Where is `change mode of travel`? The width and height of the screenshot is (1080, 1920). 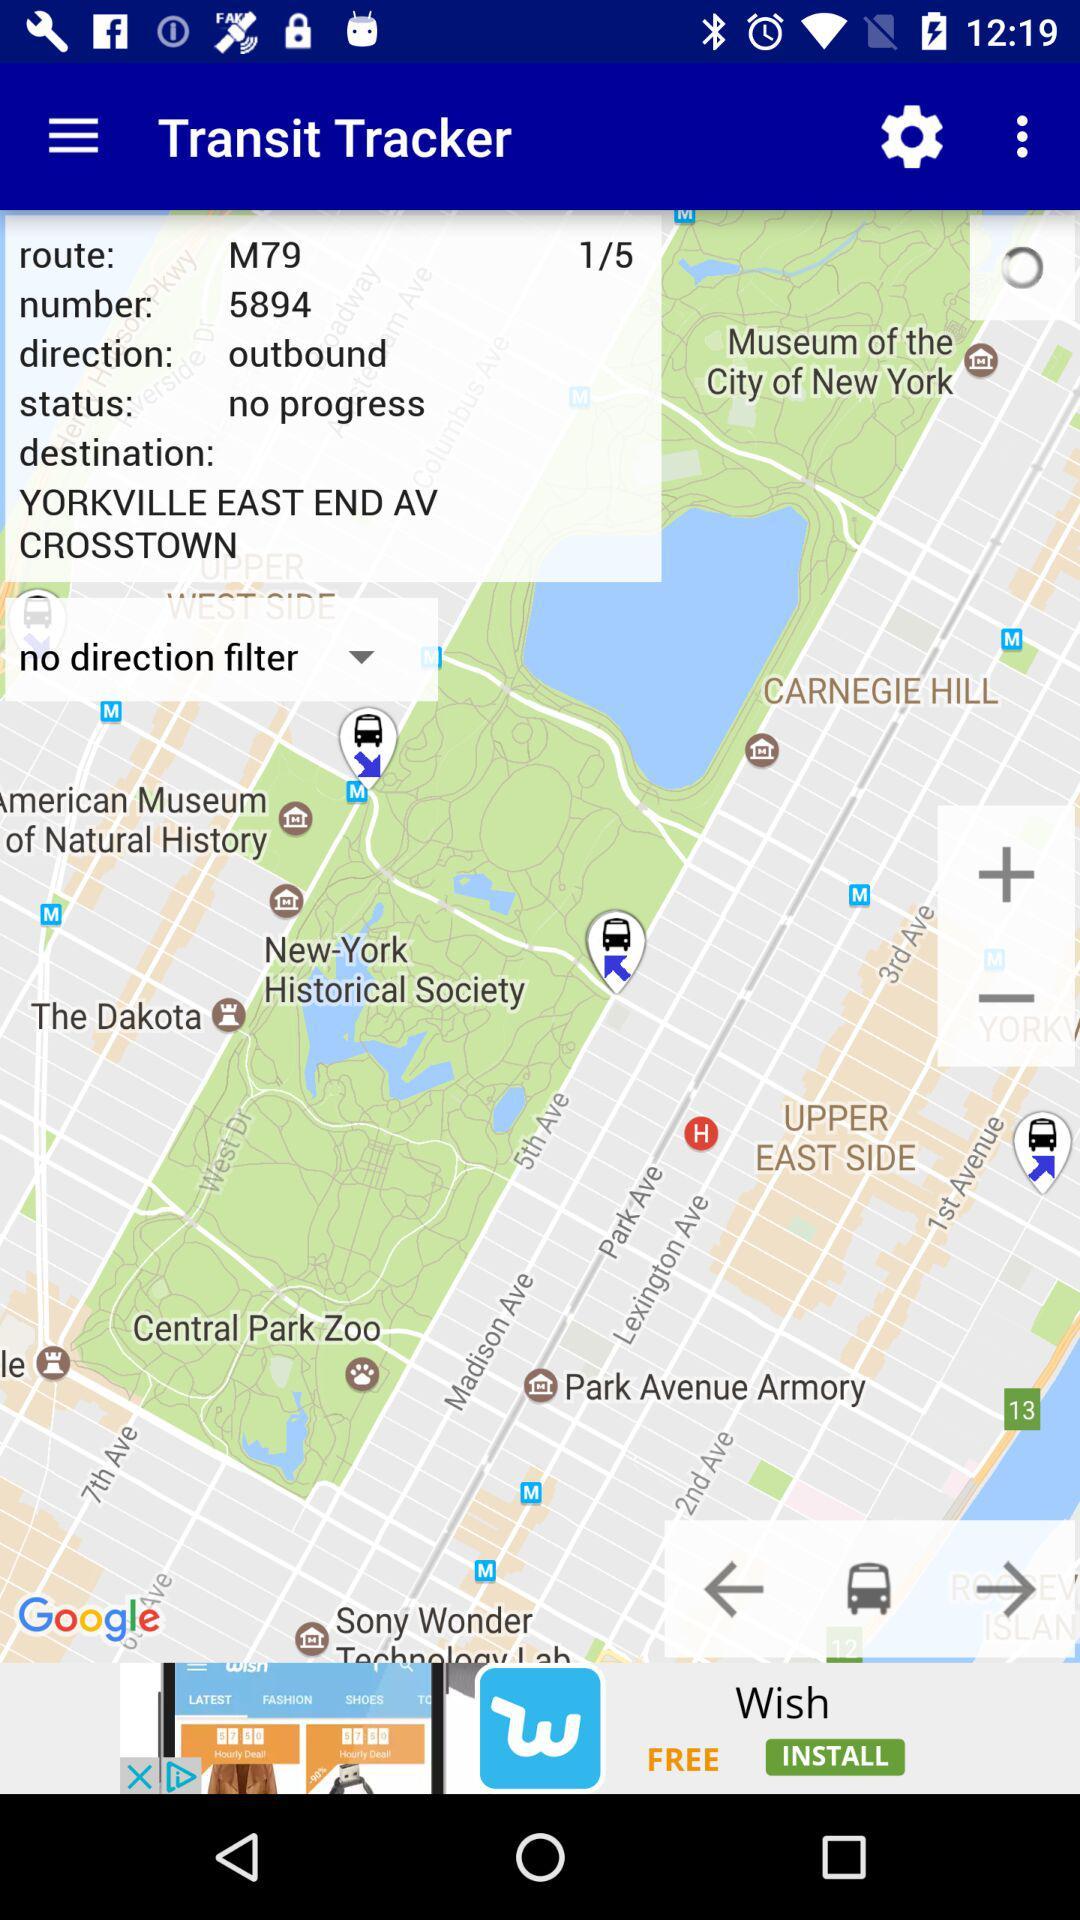 change mode of travel is located at coordinates (1006, 1587).